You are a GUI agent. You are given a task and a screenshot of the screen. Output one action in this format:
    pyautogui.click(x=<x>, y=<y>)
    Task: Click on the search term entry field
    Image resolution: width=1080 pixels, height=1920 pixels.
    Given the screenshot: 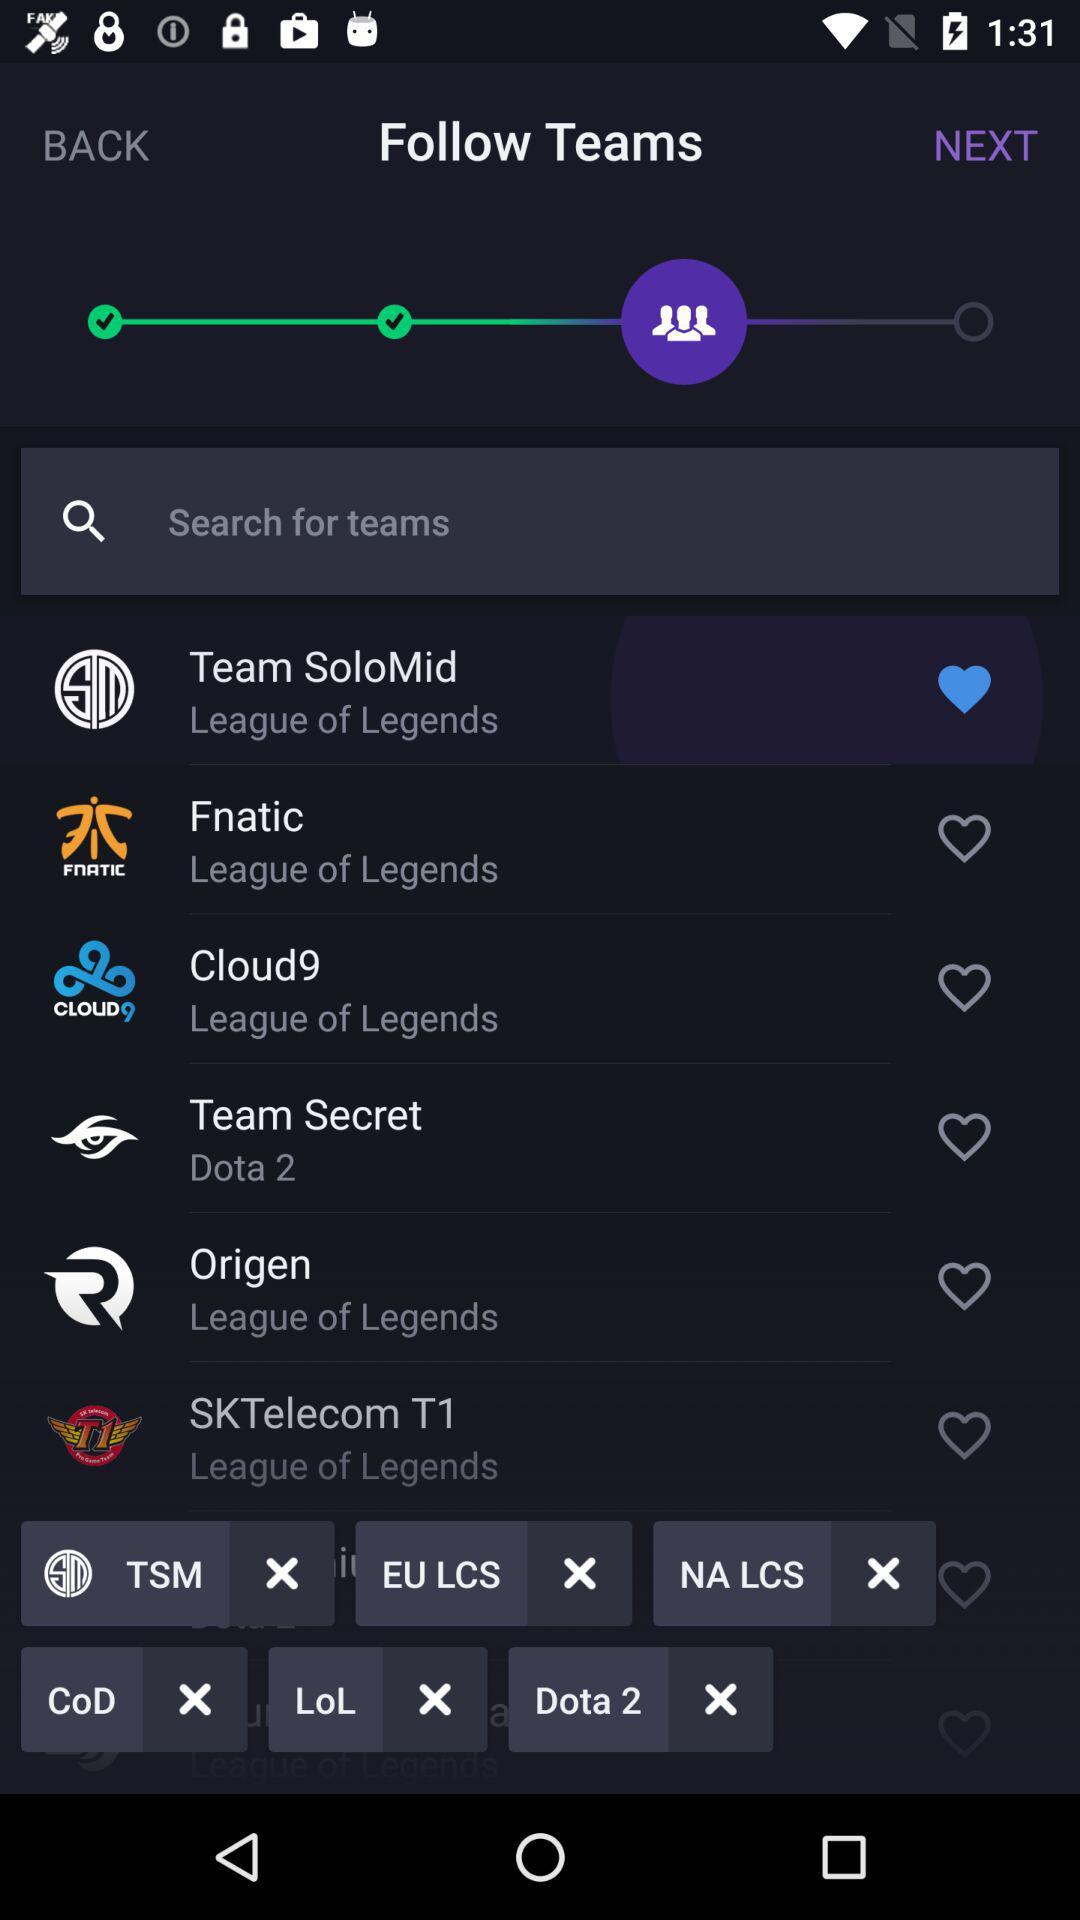 What is the action you would take?
    pyautogui.click(x=601, y=521)
    